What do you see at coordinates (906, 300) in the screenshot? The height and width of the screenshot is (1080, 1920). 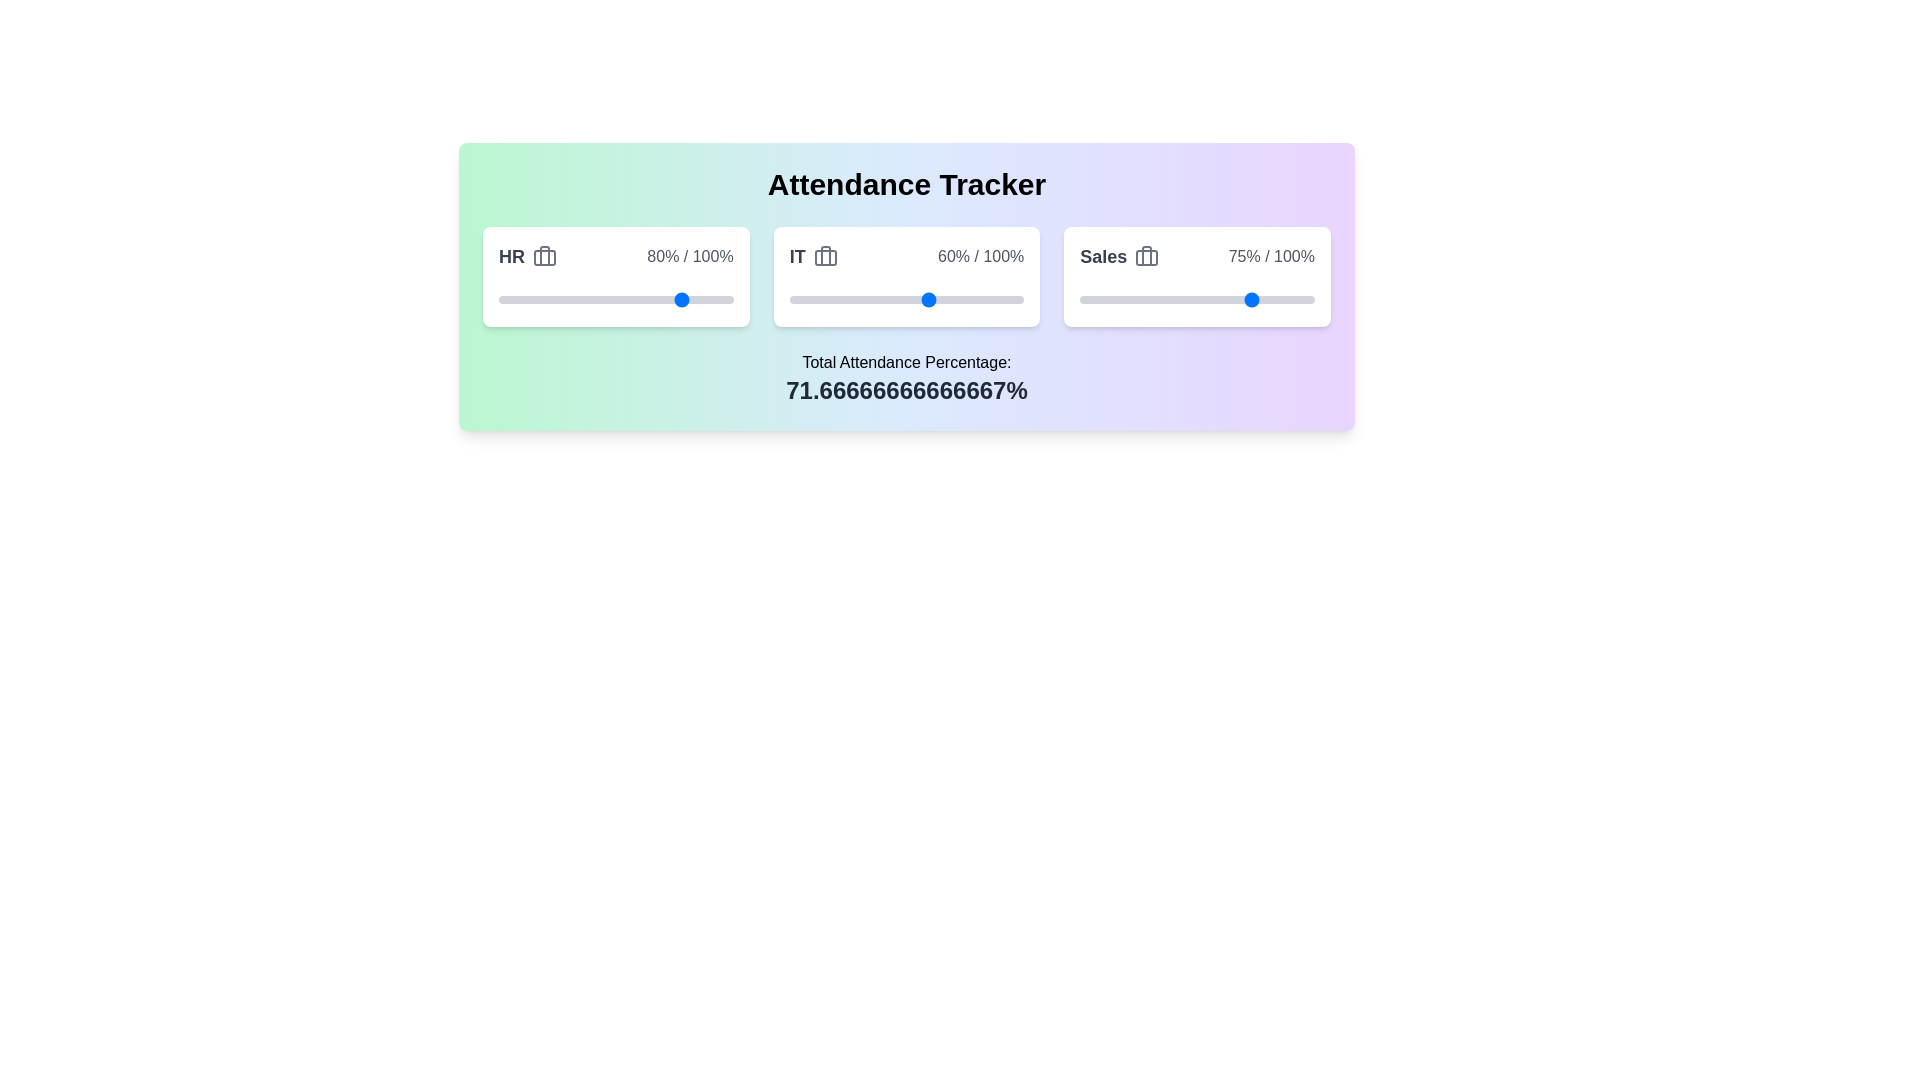 I see `the horizontal range slider with a rounded blue knob positioned beneath the text 'IT 60% / 100%'` at bounding box center [906, 300].